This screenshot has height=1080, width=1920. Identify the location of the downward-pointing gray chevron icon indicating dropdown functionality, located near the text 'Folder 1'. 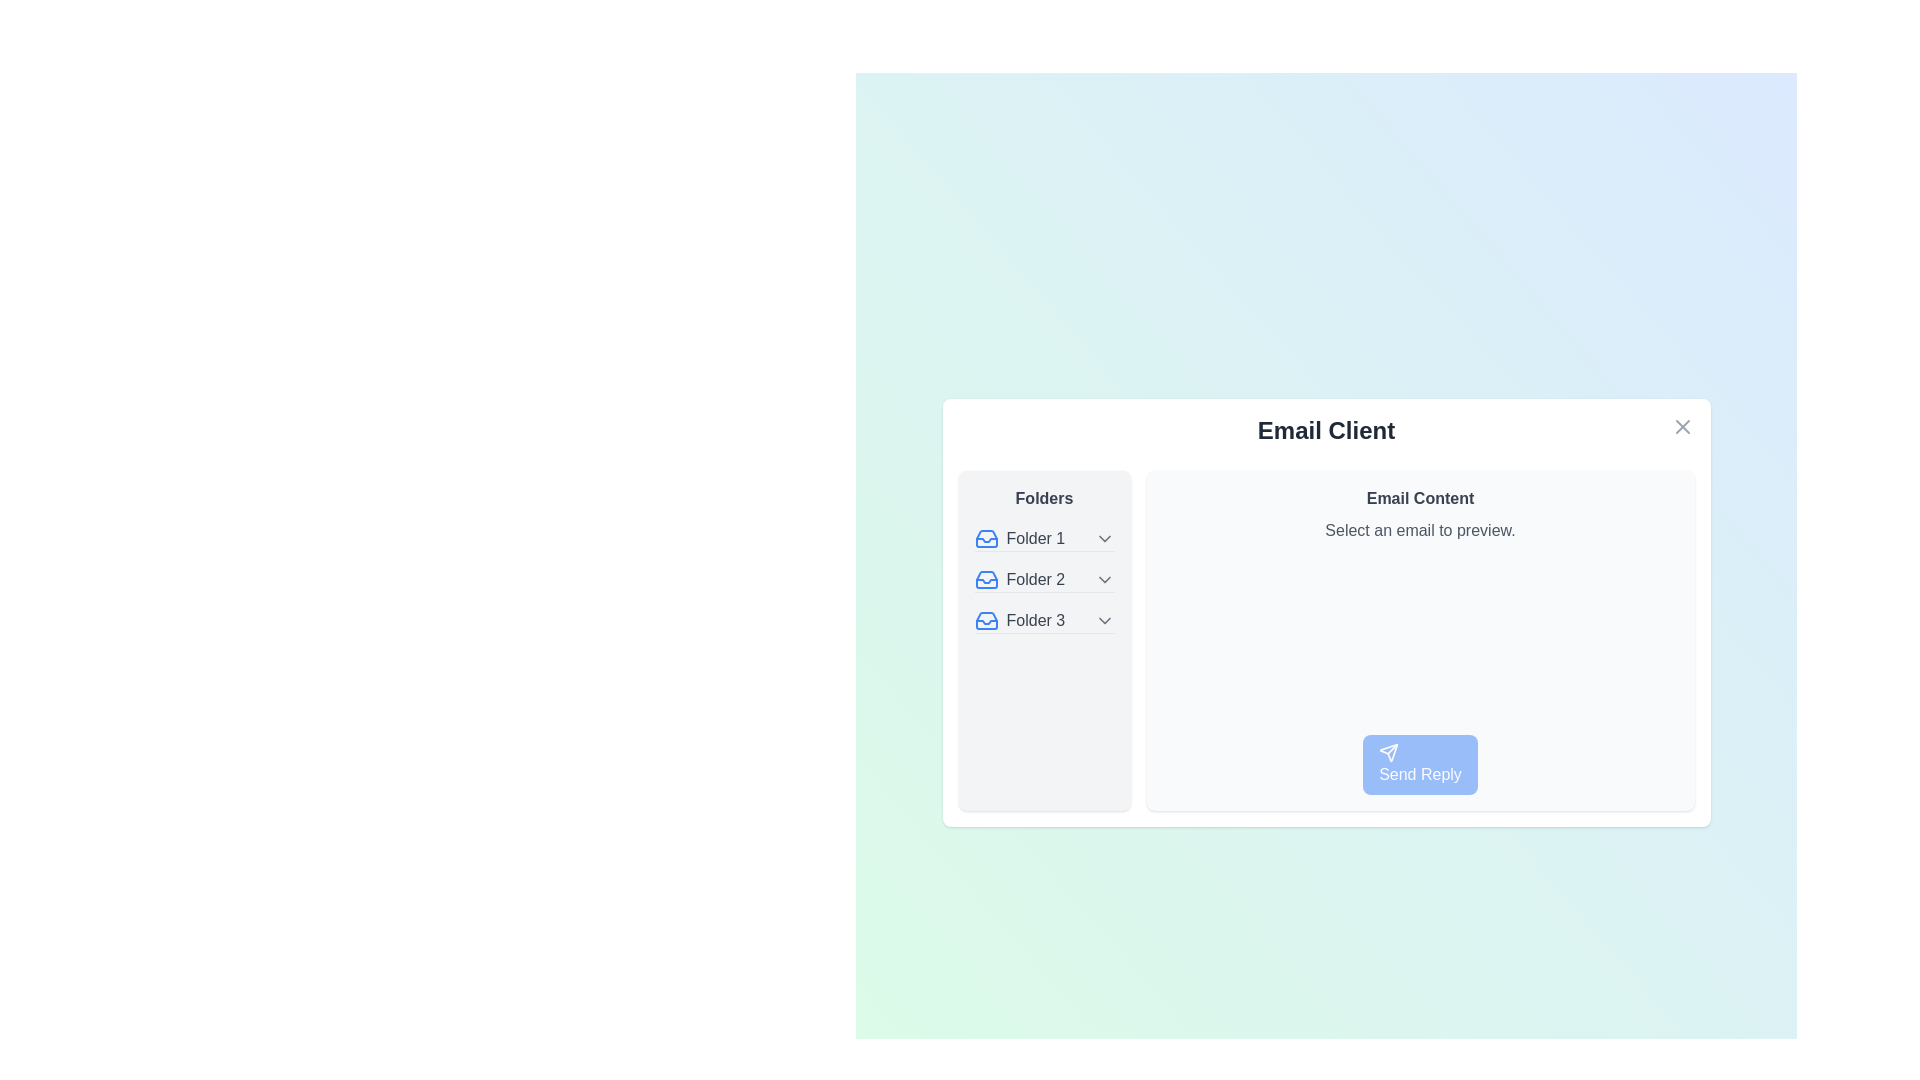
(1103, 538).